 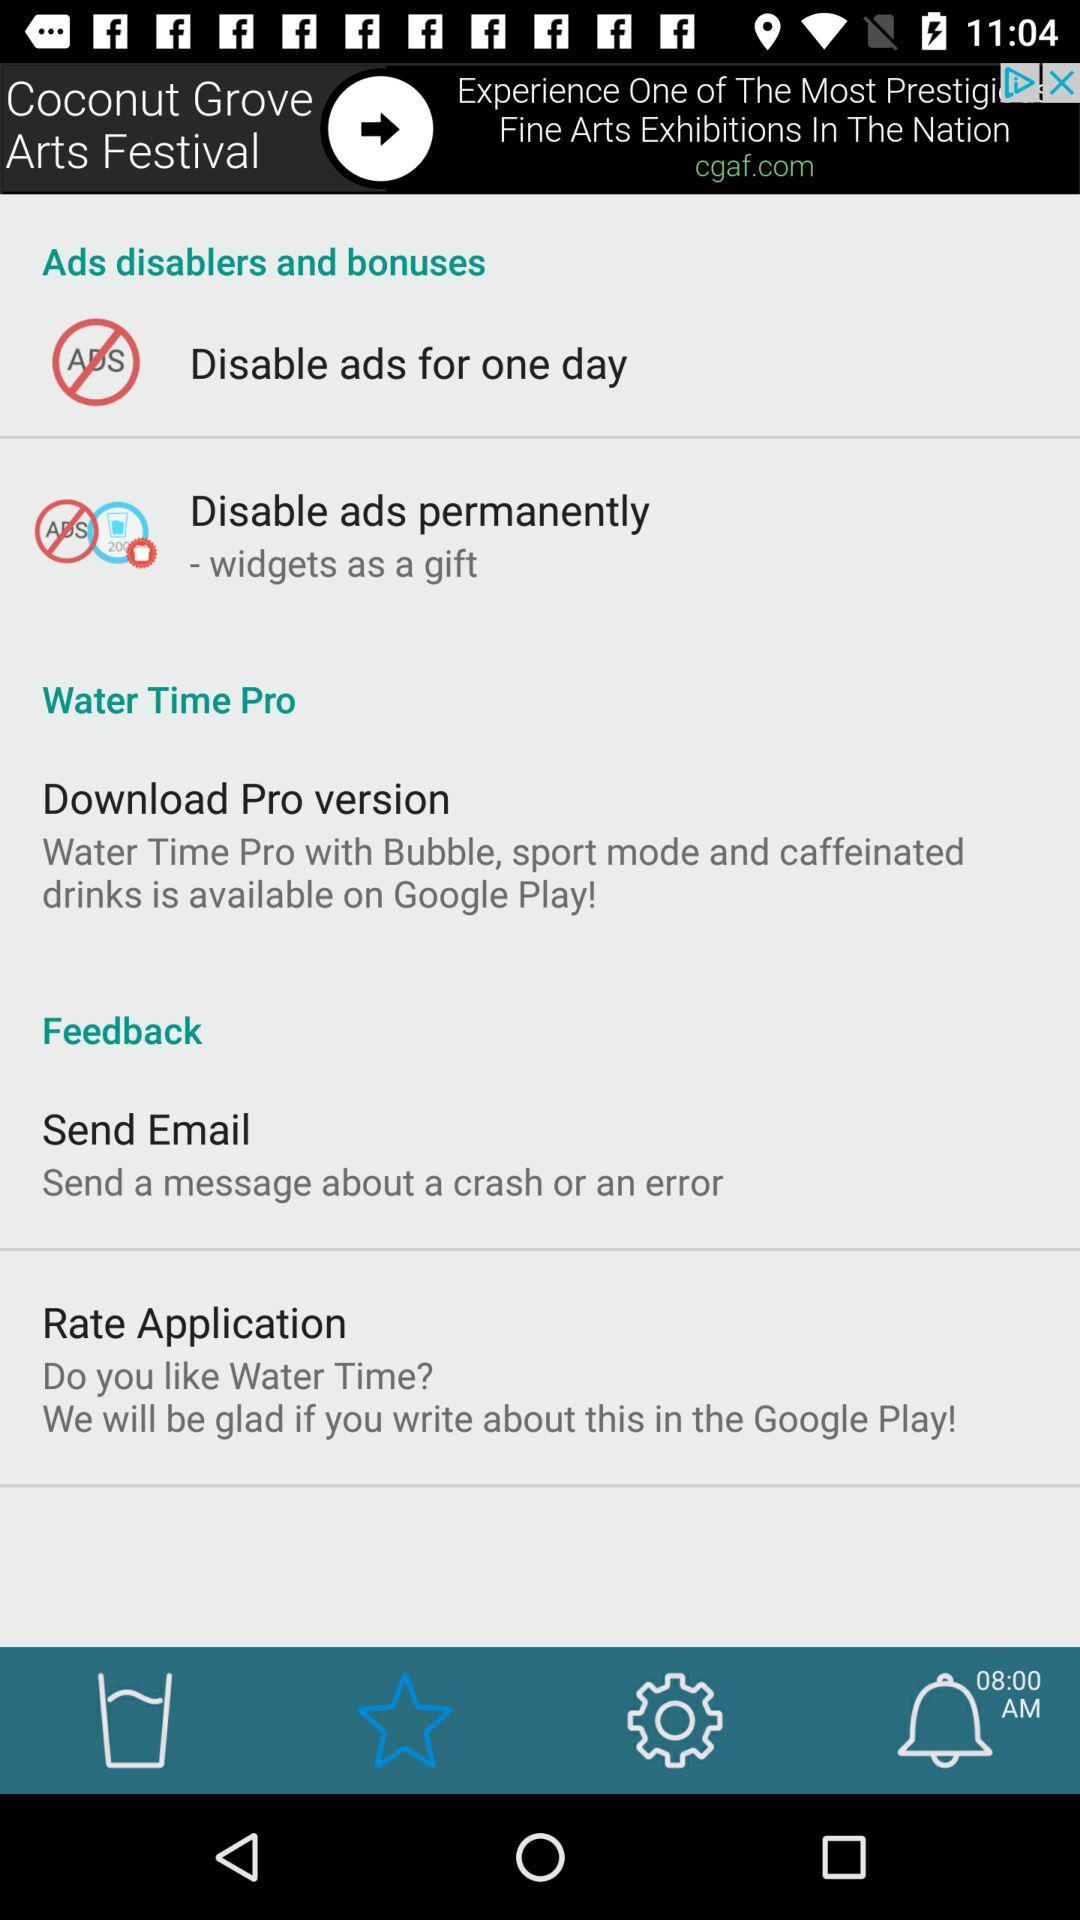 What do you see at coordinates (540, 127) in the screenshot?
I see `advertisement` at bounding box center [540, 127].